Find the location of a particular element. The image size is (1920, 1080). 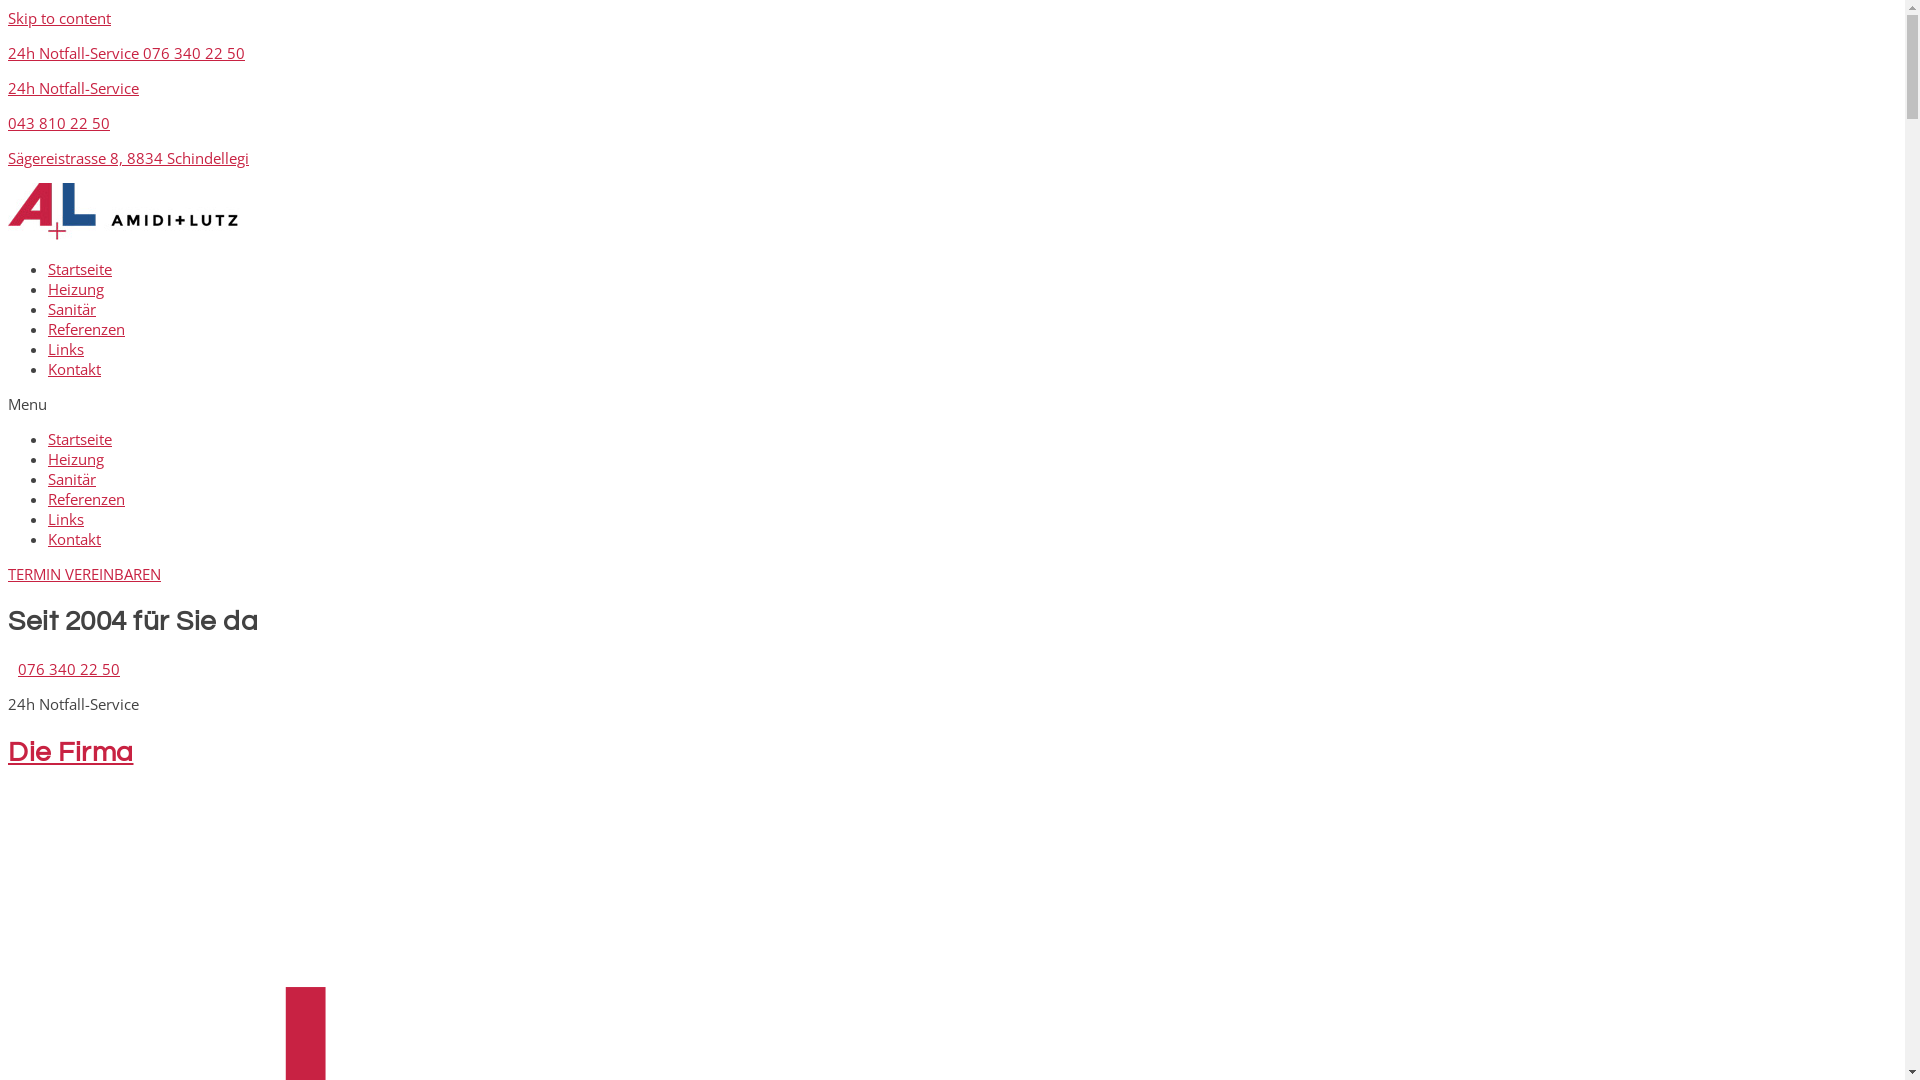

'Die Firma' is located at coordinates (71, 752).